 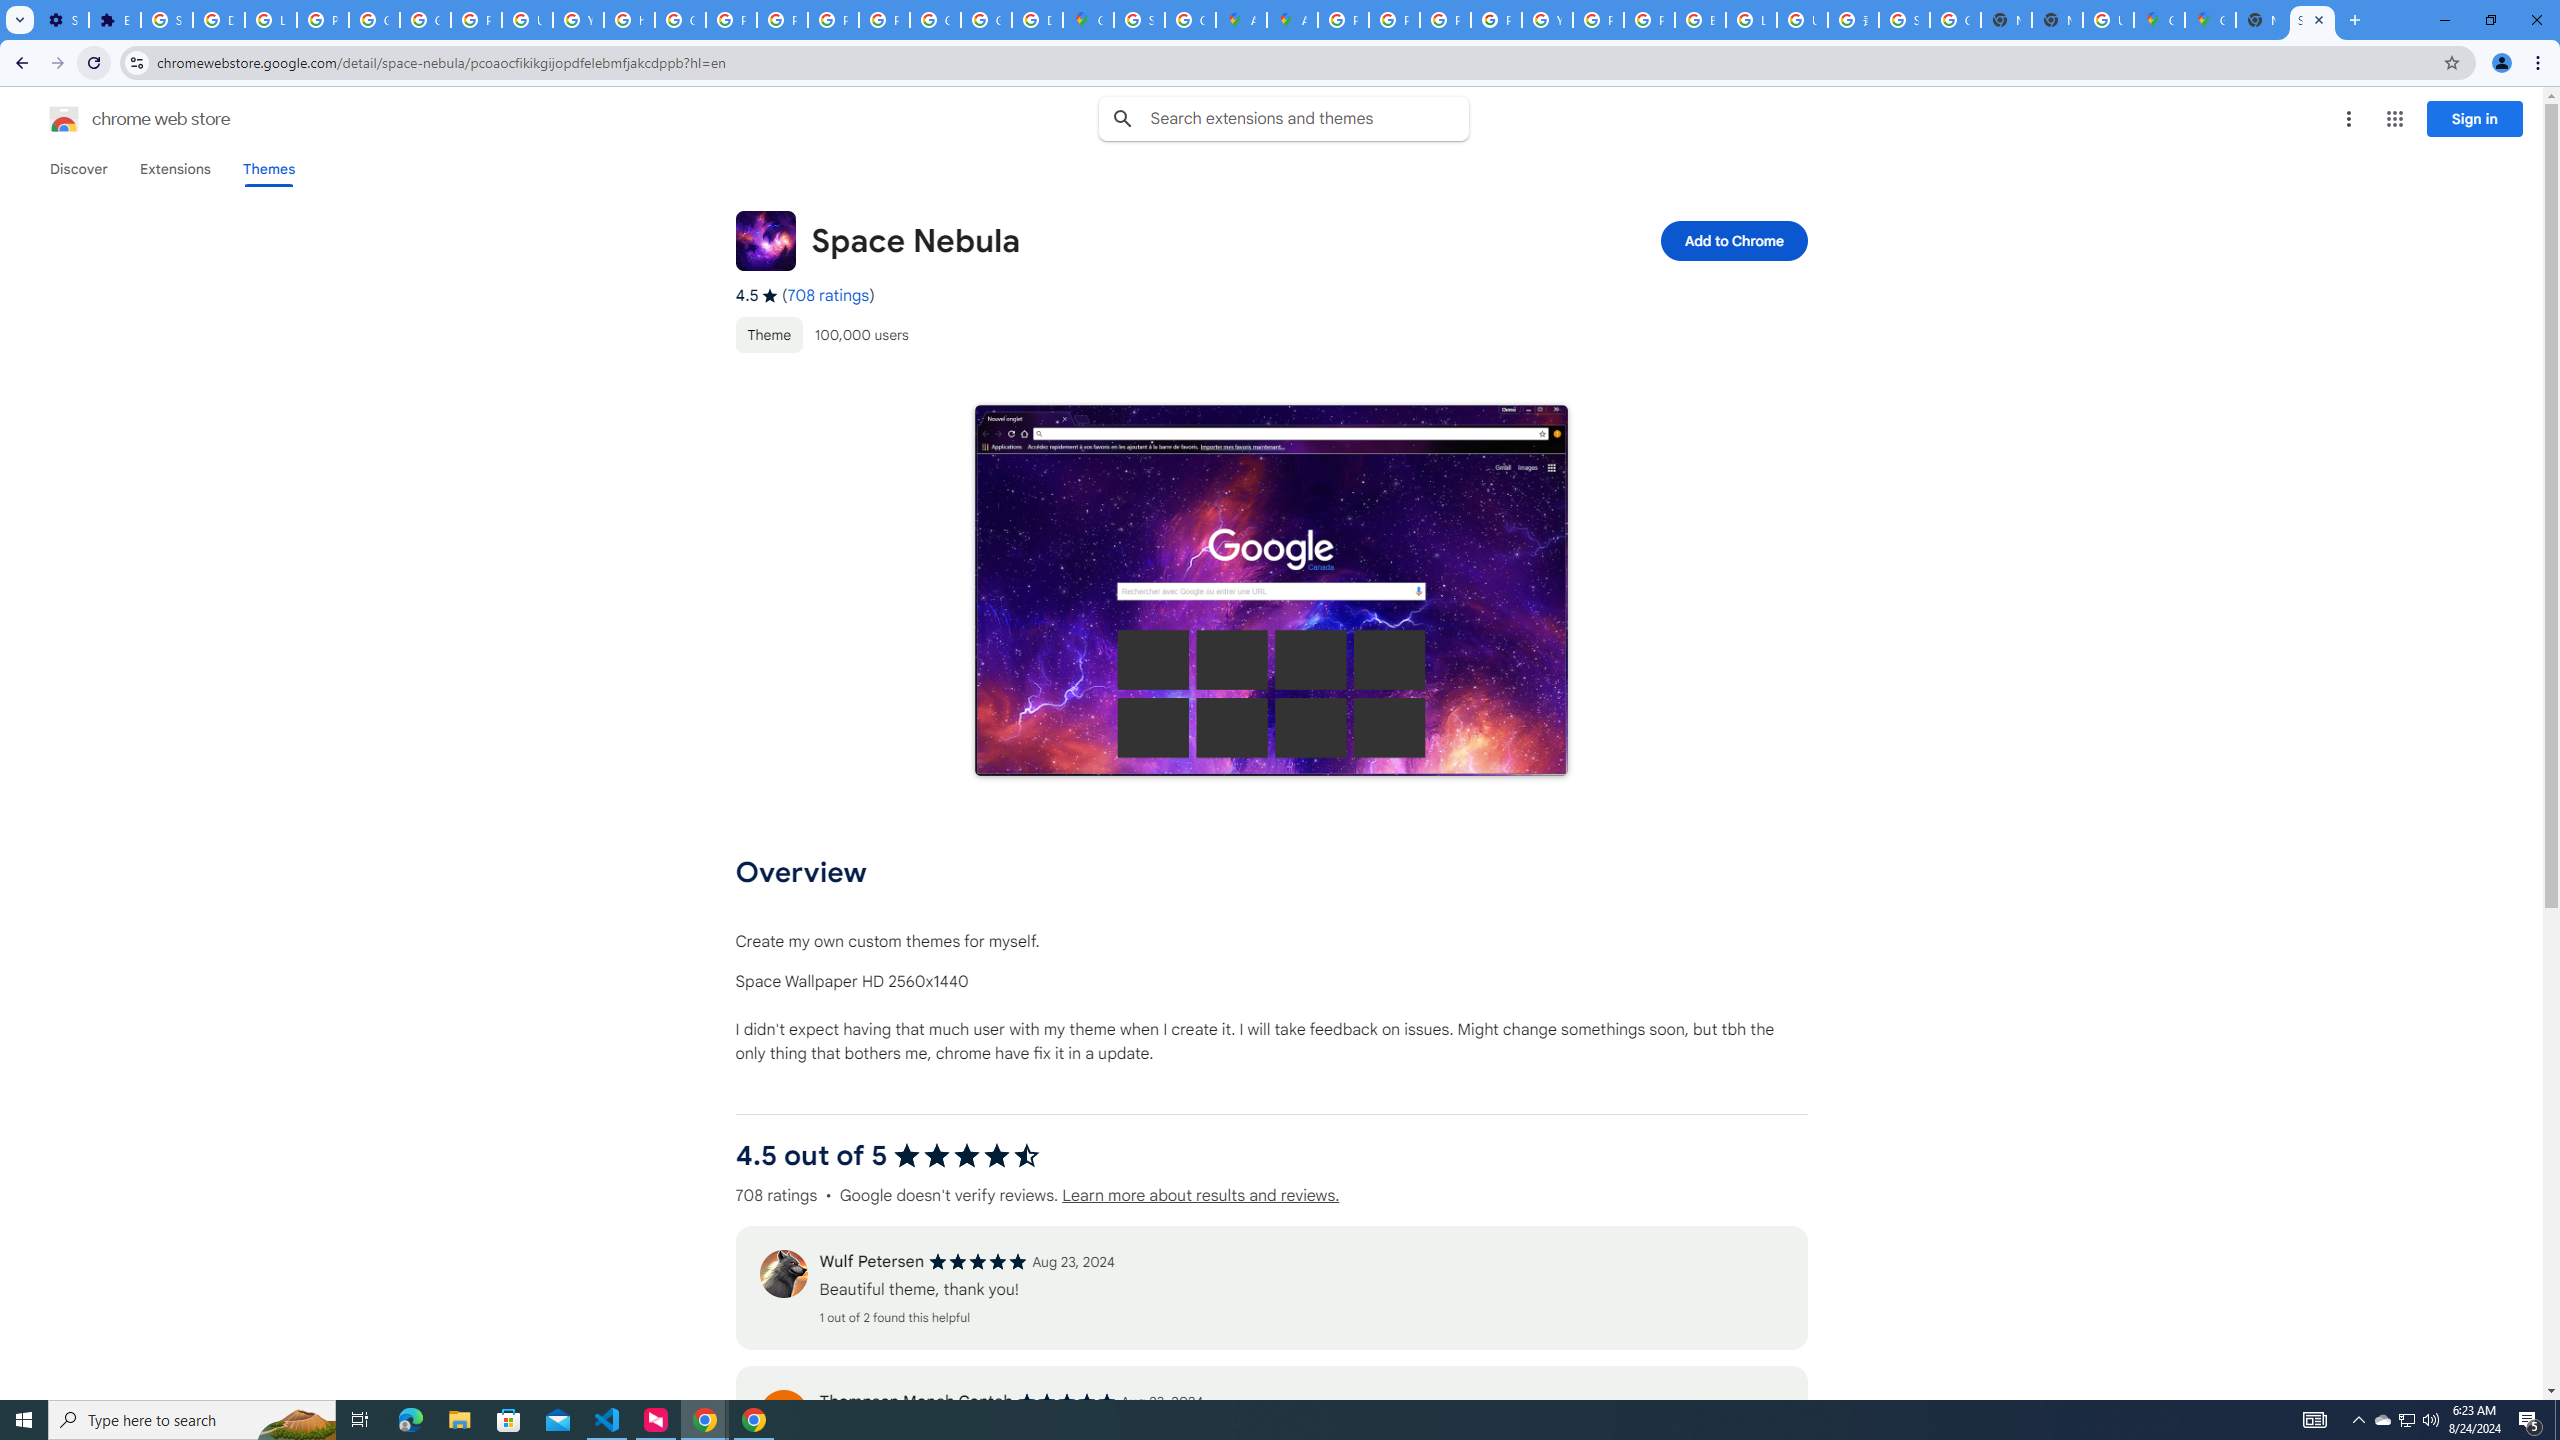 What do you see at coordinates (2261, 19) in the screenshot?
I see `'New Tab'` at bounding box center [2261, 19].